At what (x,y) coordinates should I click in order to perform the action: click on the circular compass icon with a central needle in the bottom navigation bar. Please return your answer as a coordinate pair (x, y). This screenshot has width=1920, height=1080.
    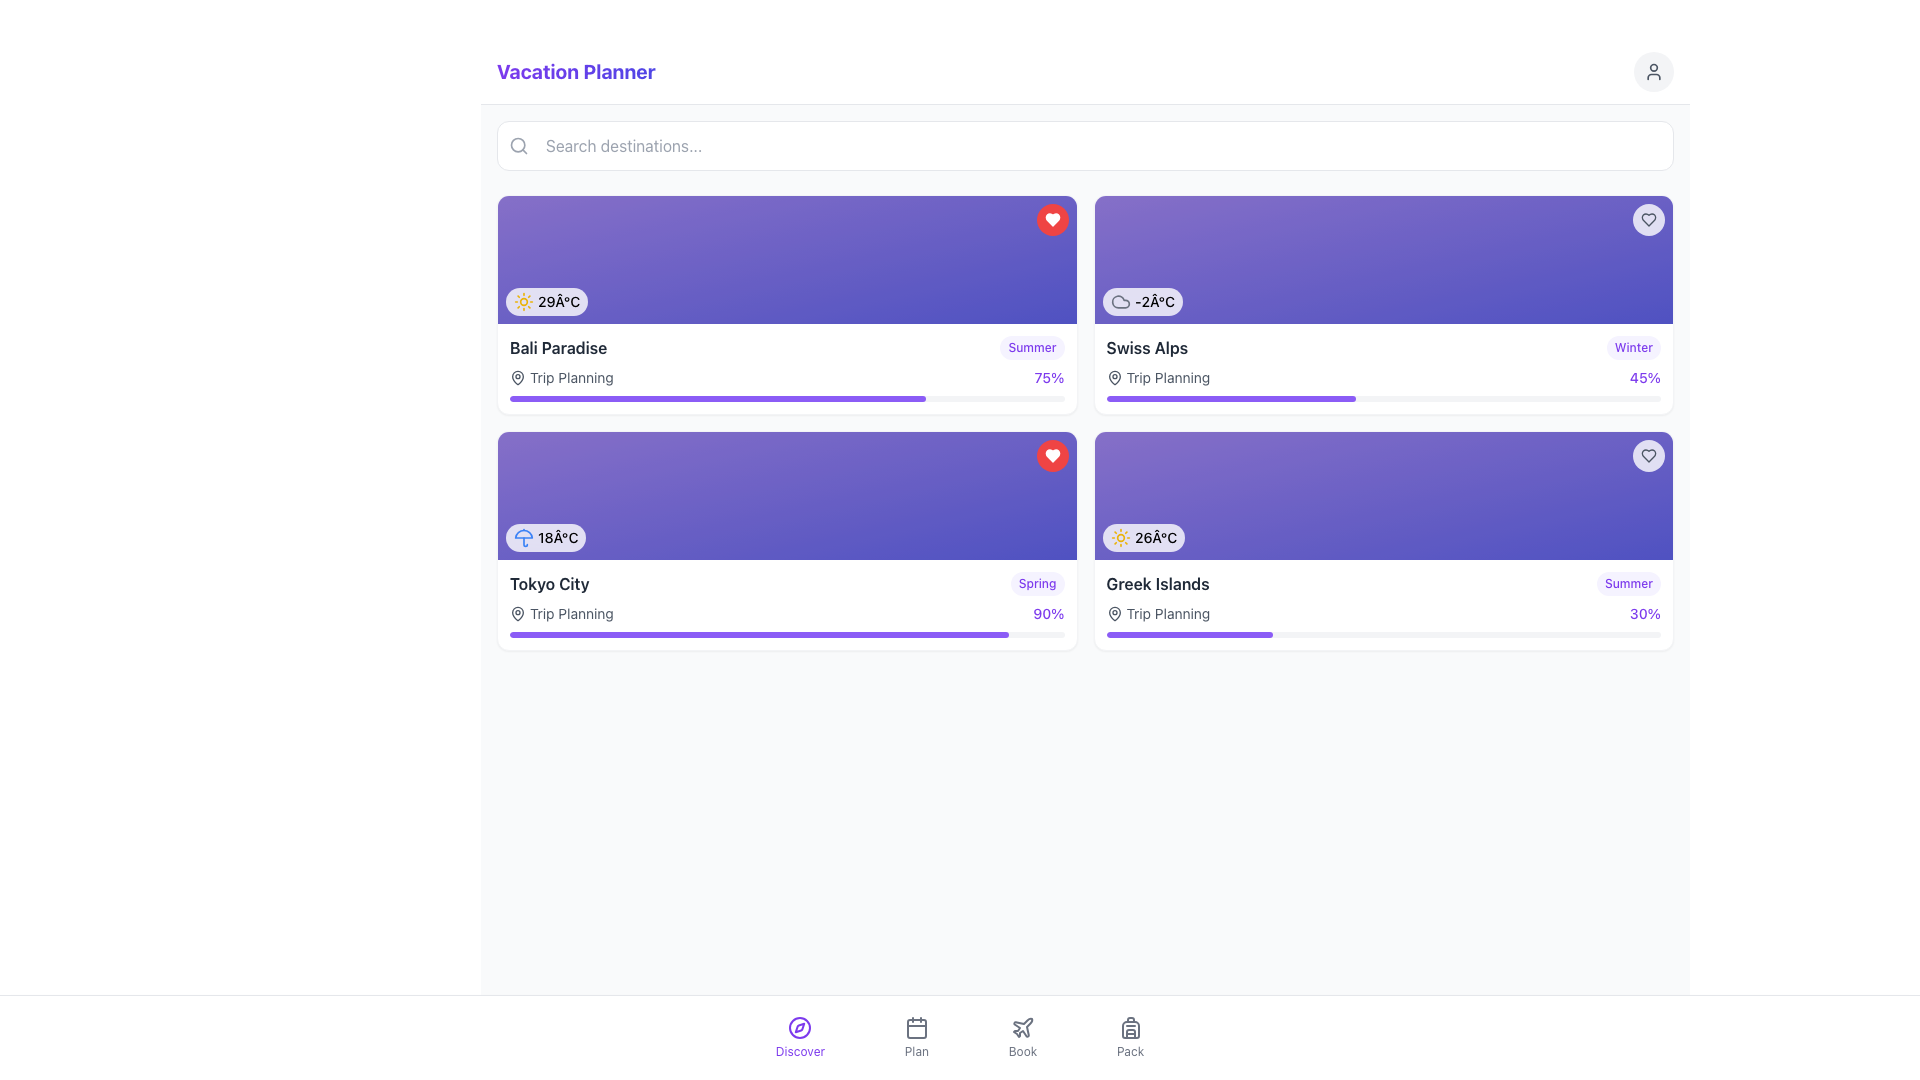
    Looking at the image, I should click on (800, 1028).